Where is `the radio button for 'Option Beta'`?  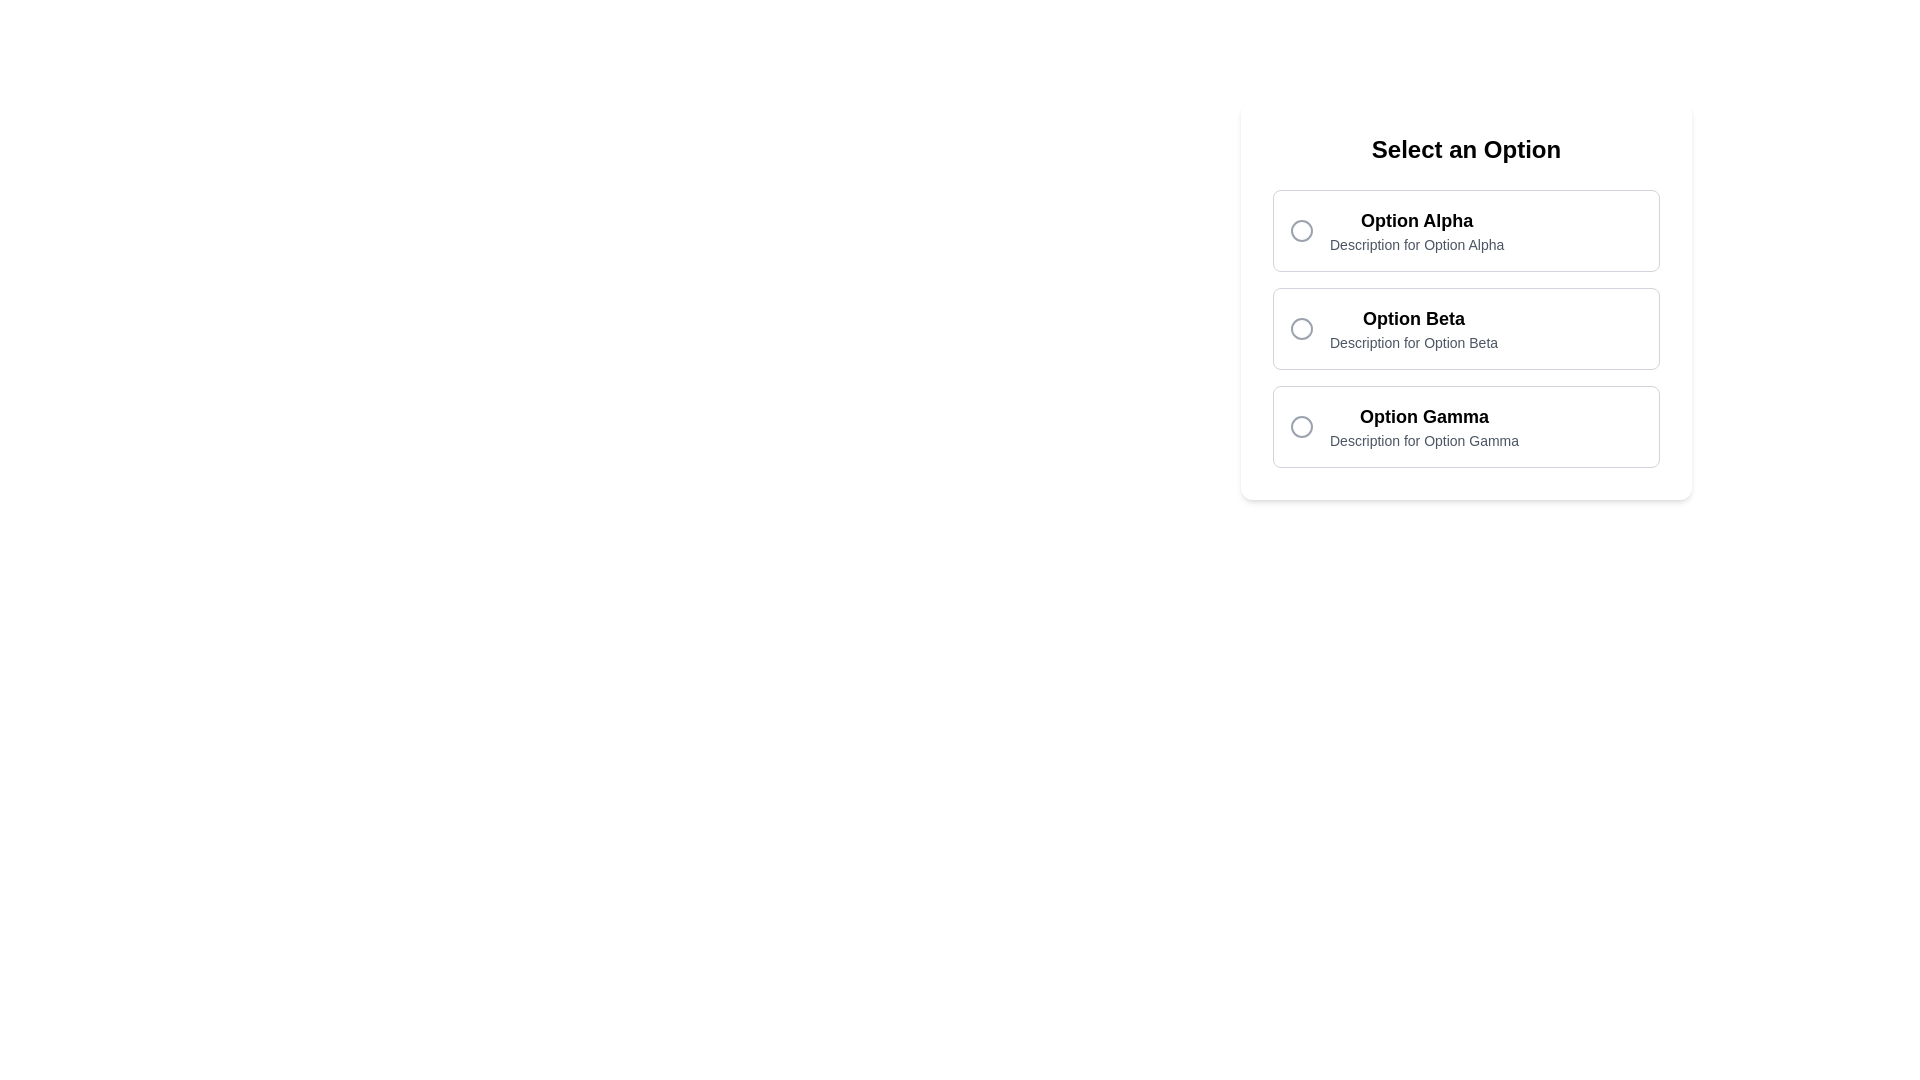 the radio button for 'Option Beta' is located at coordinates (1301, 327).